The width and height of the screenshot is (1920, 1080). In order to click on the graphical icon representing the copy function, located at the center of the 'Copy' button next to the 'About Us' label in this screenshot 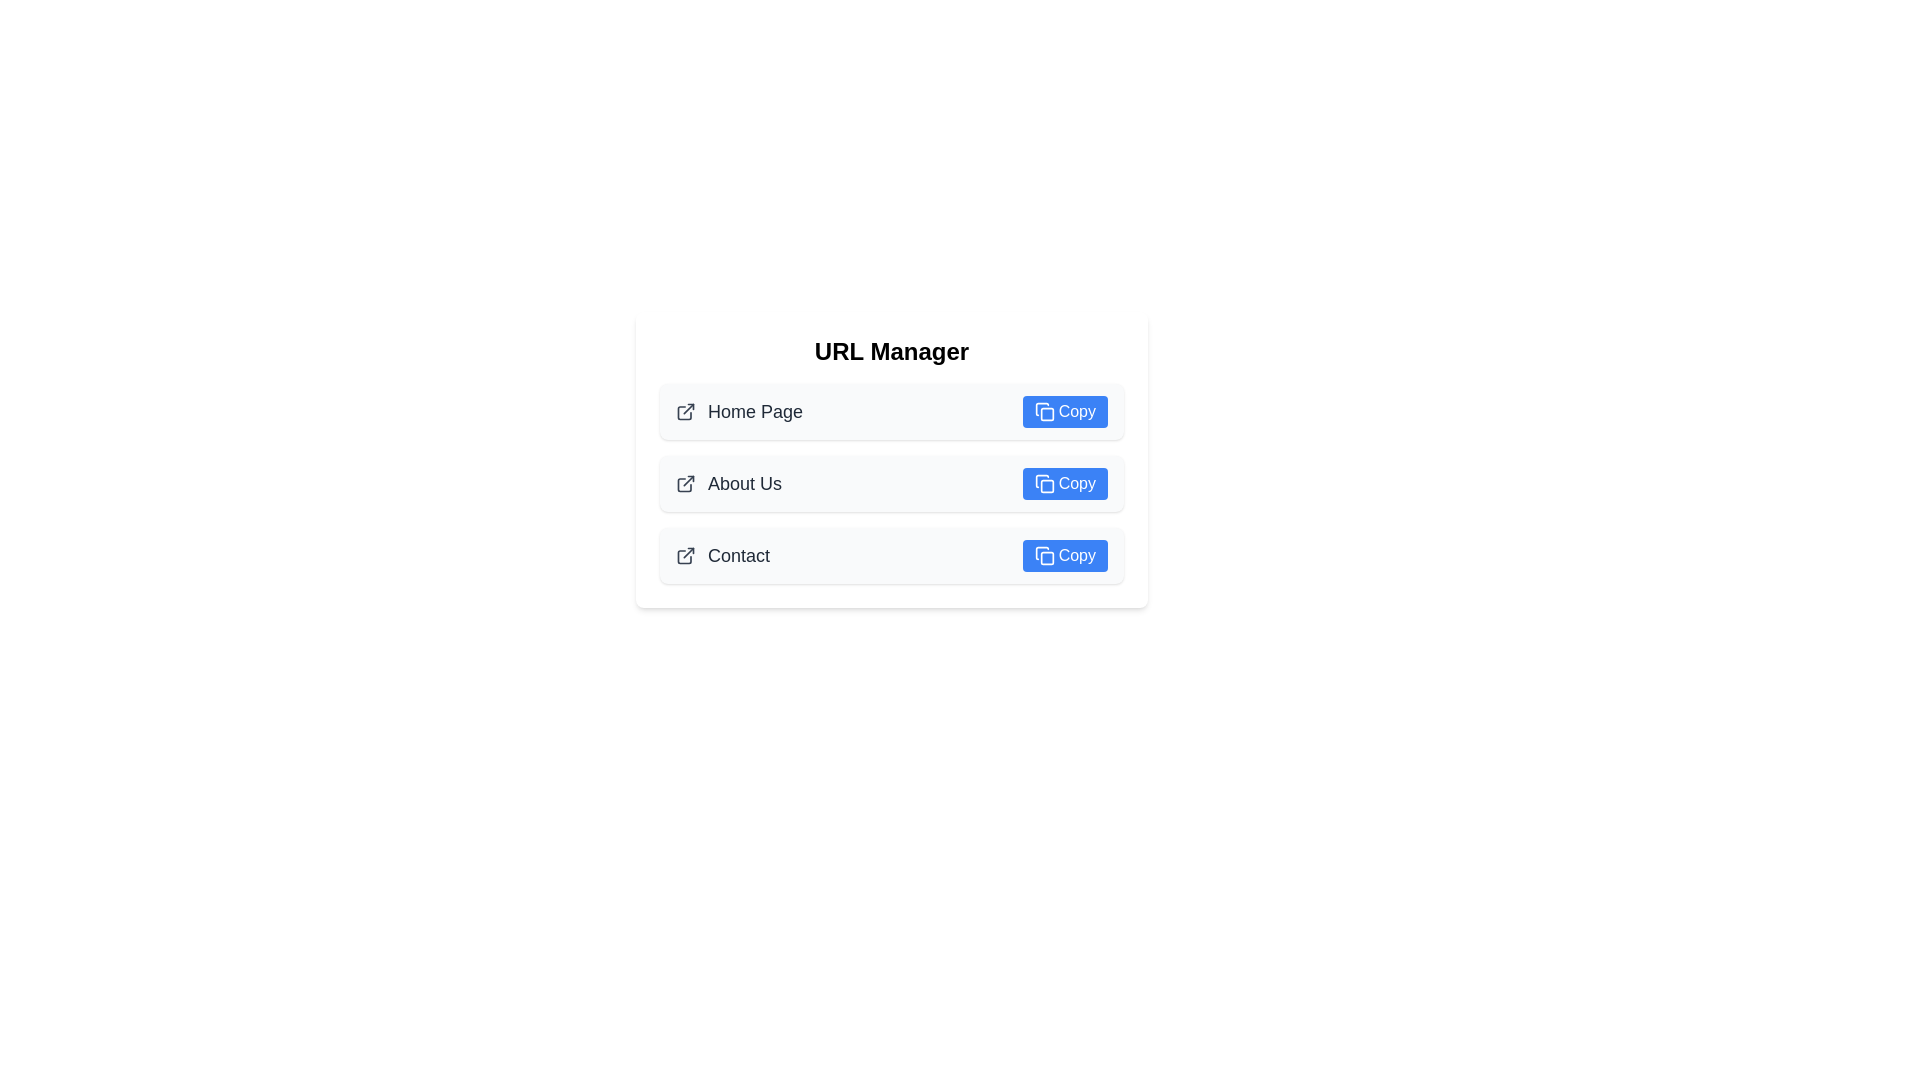, I will do `click(1046, 486)`.